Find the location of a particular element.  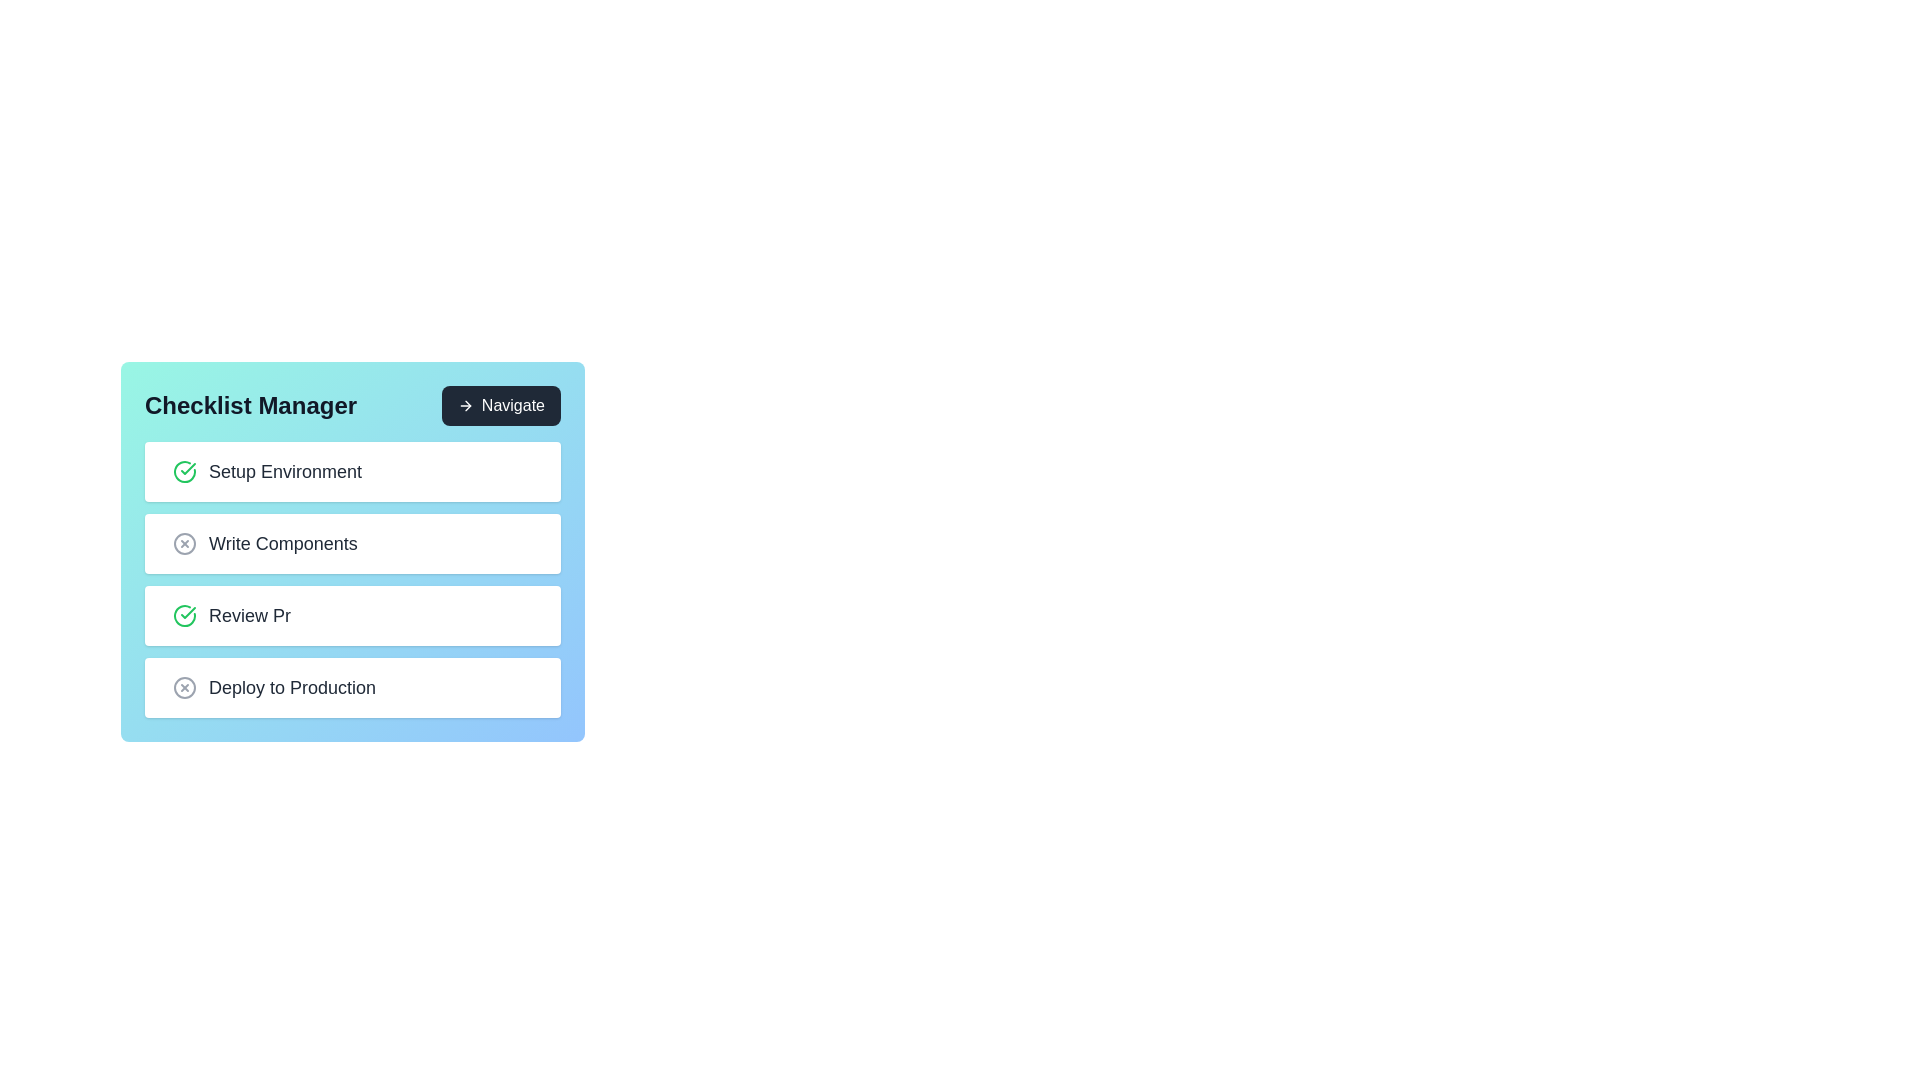

'Navigate' button to proceed is located at coordinates (500, 405).